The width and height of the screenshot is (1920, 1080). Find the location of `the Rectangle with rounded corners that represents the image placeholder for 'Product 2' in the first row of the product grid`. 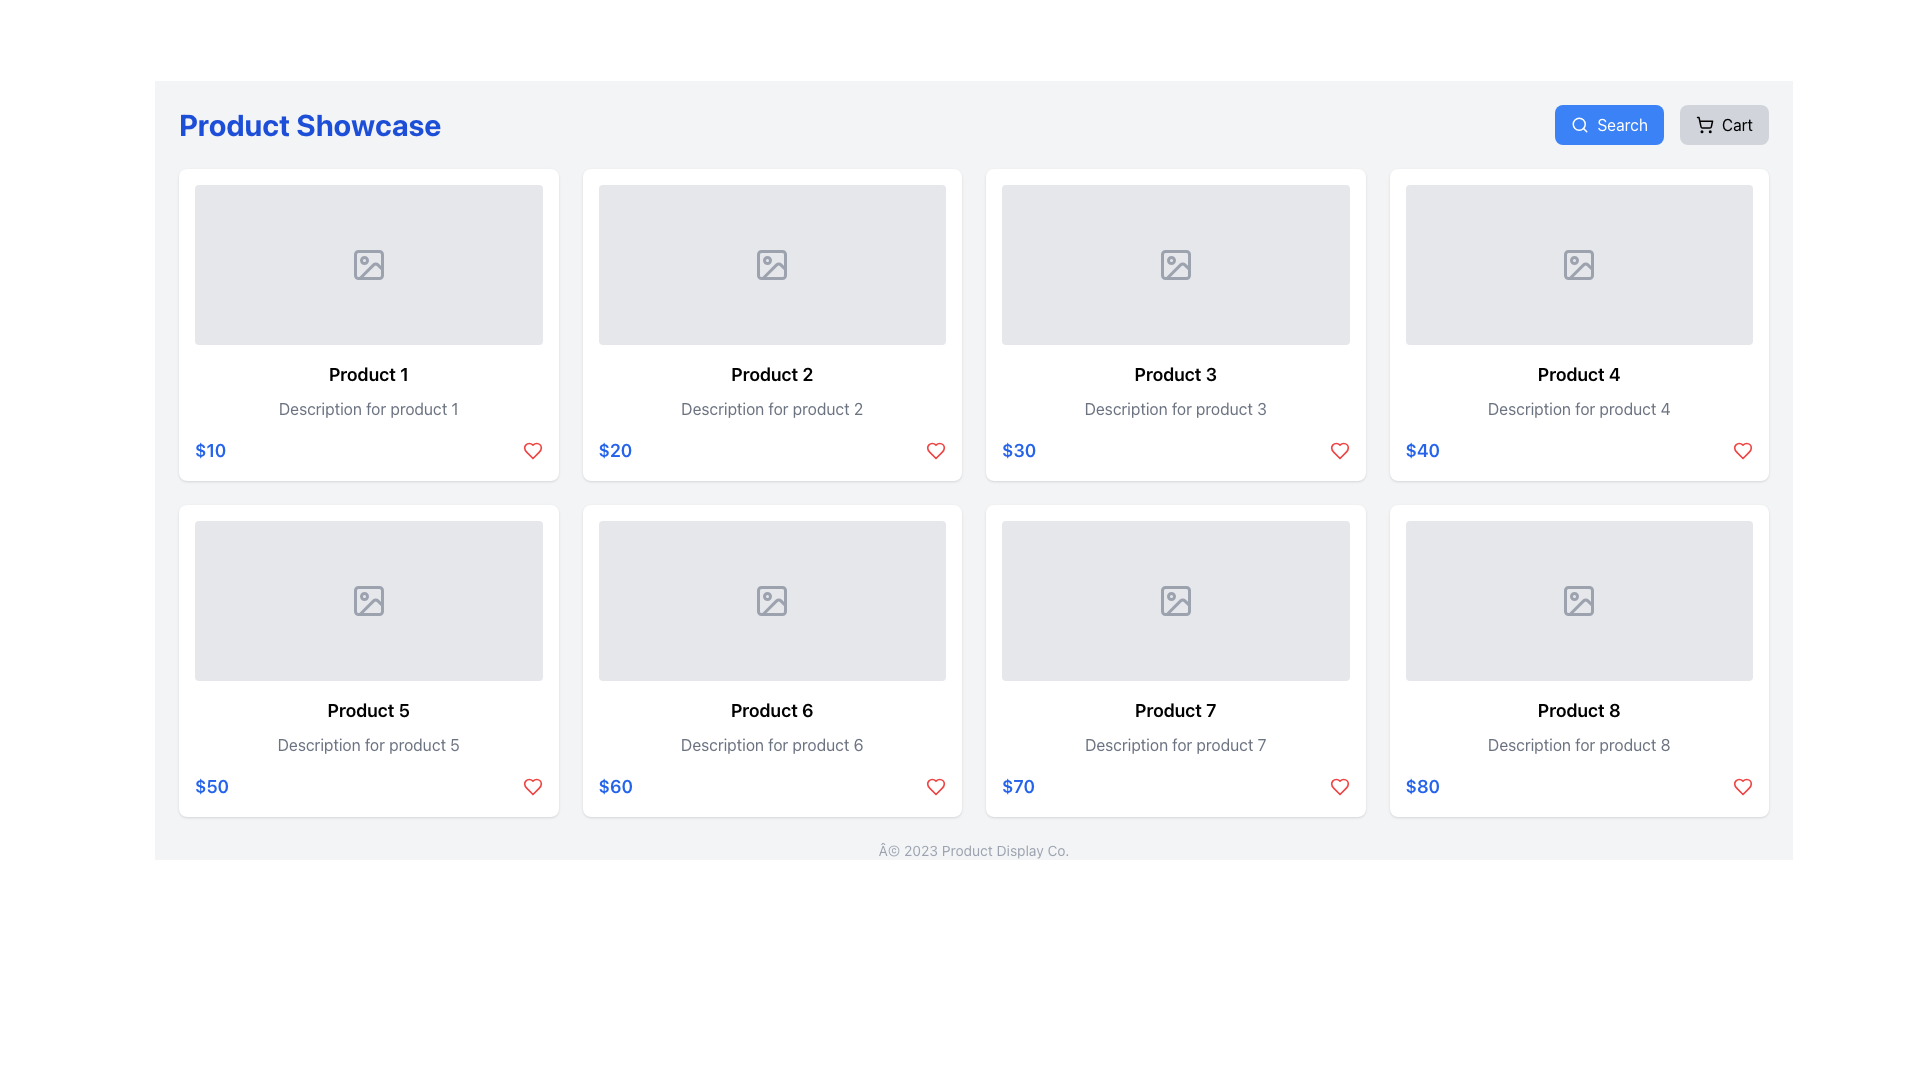

the Rectangle with rounded corners that represents the image placeholder for 'Product 2' in the first row of the product grid is located at coordinates (771, 264).